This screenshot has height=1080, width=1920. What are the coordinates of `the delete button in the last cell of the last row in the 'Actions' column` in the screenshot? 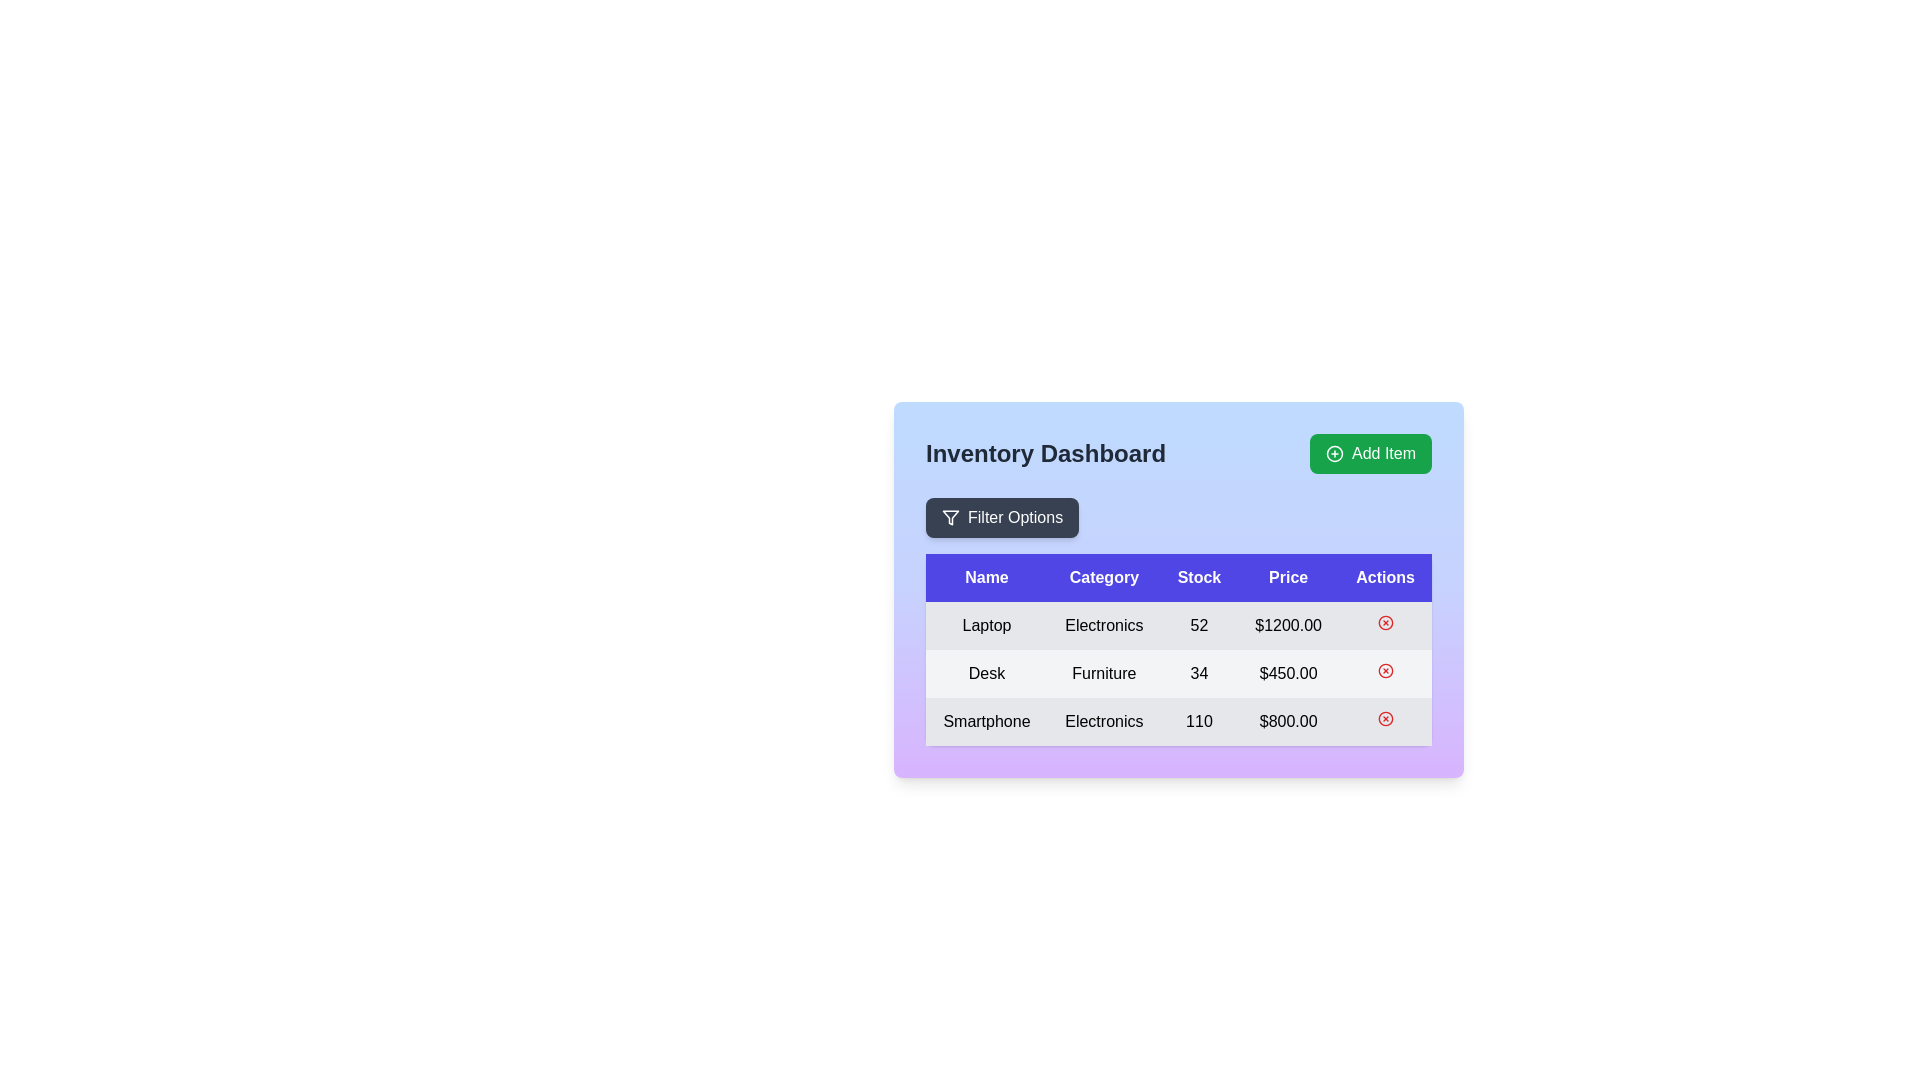 It's located at (1384, 721).